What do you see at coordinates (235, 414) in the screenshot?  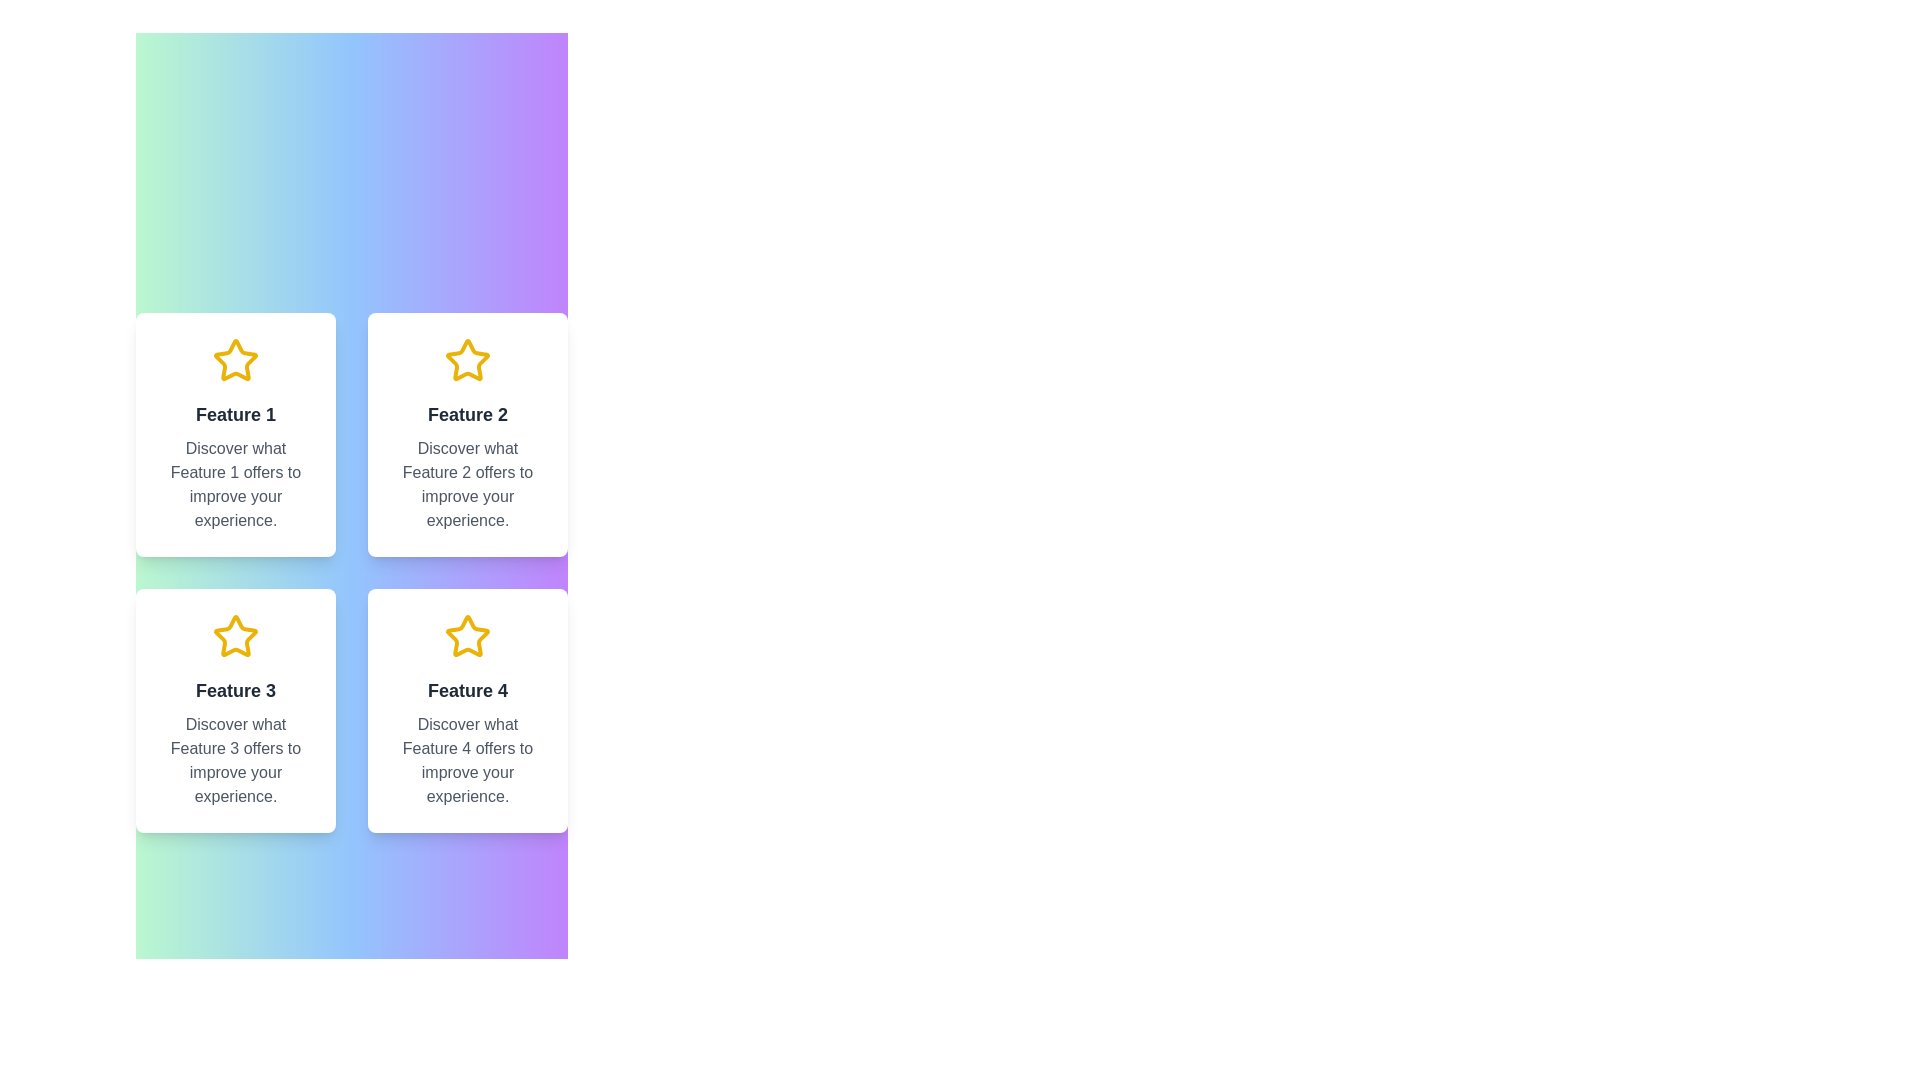 I see `bold text label 'Feature 1' which is centered within a white card in the top-left corner of a 2x2 grid layout` at bounding box center [235, 414].